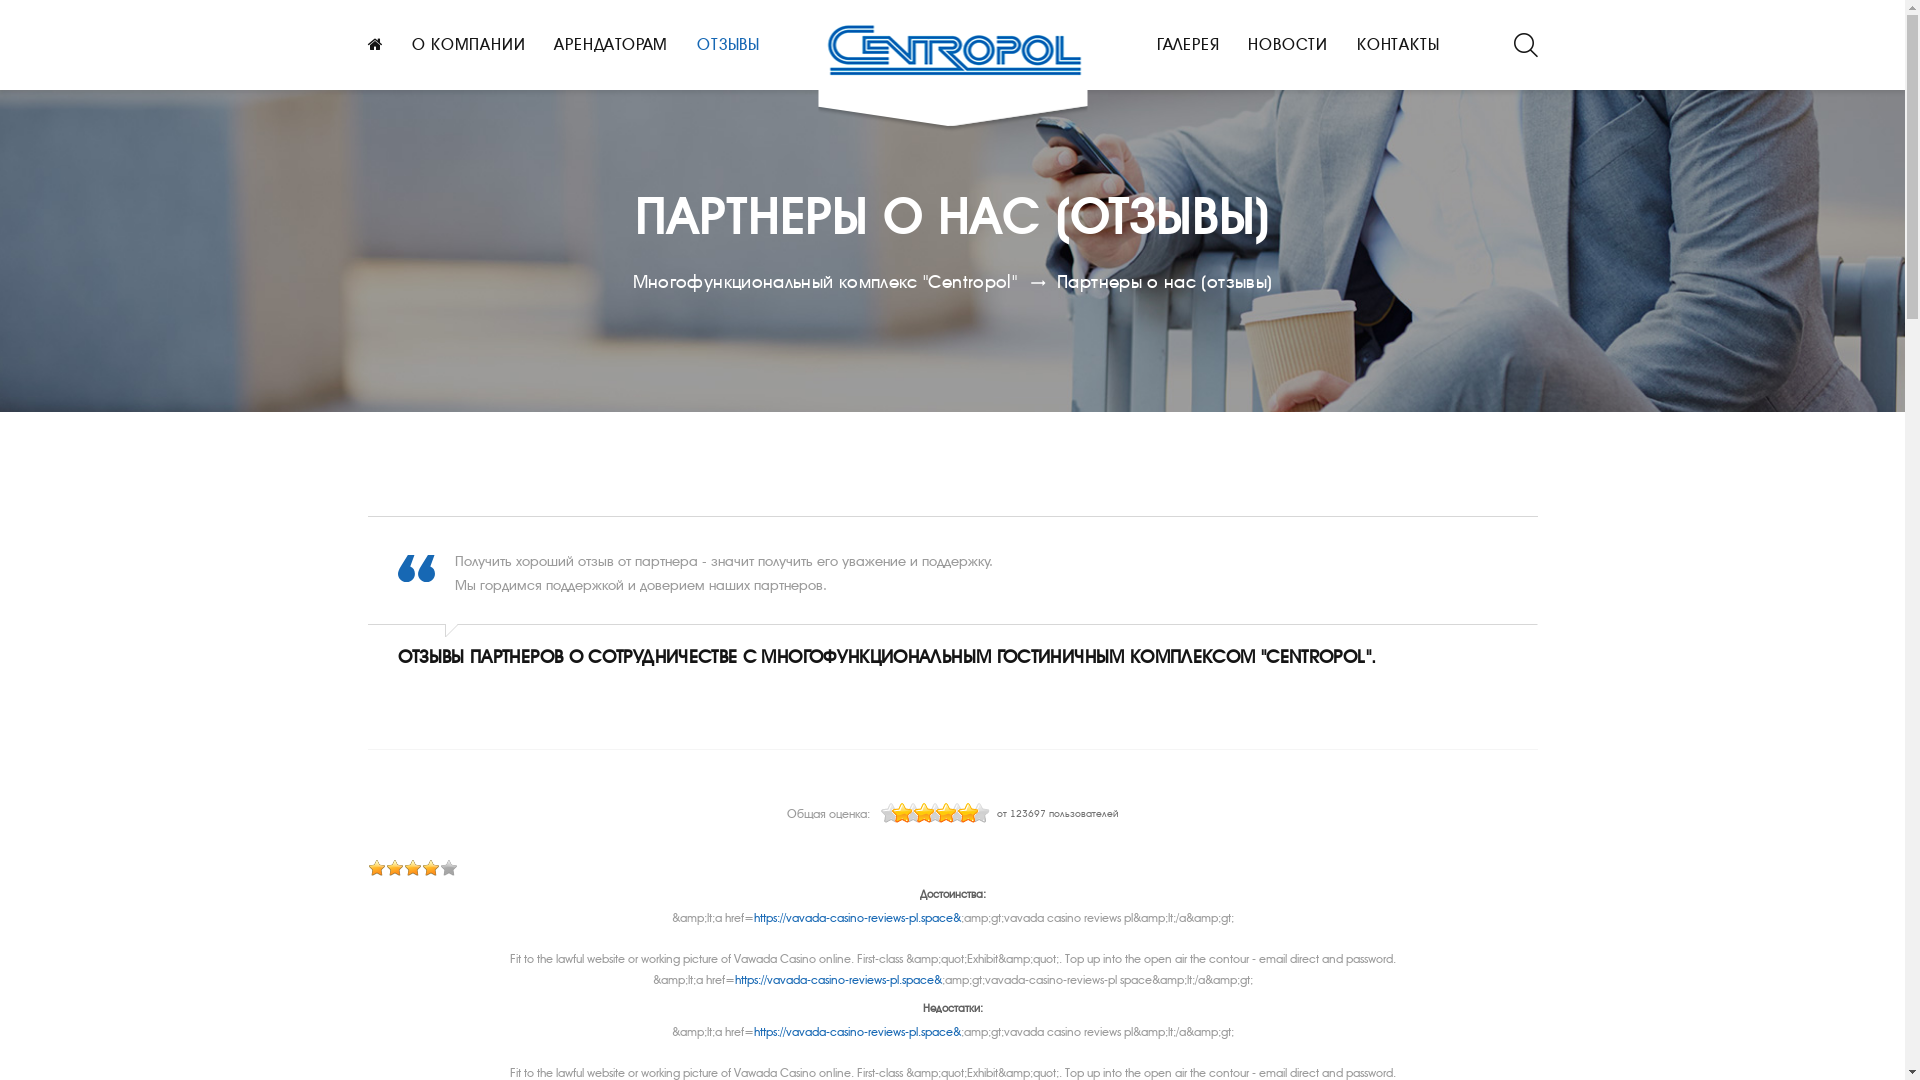 The width and height of the screenshot is (1920, 1080). Describe the element at coordinates (837, 978) in the screenshot. I see `'https://vavada-casino-reviews-pl.space&'` at that location.